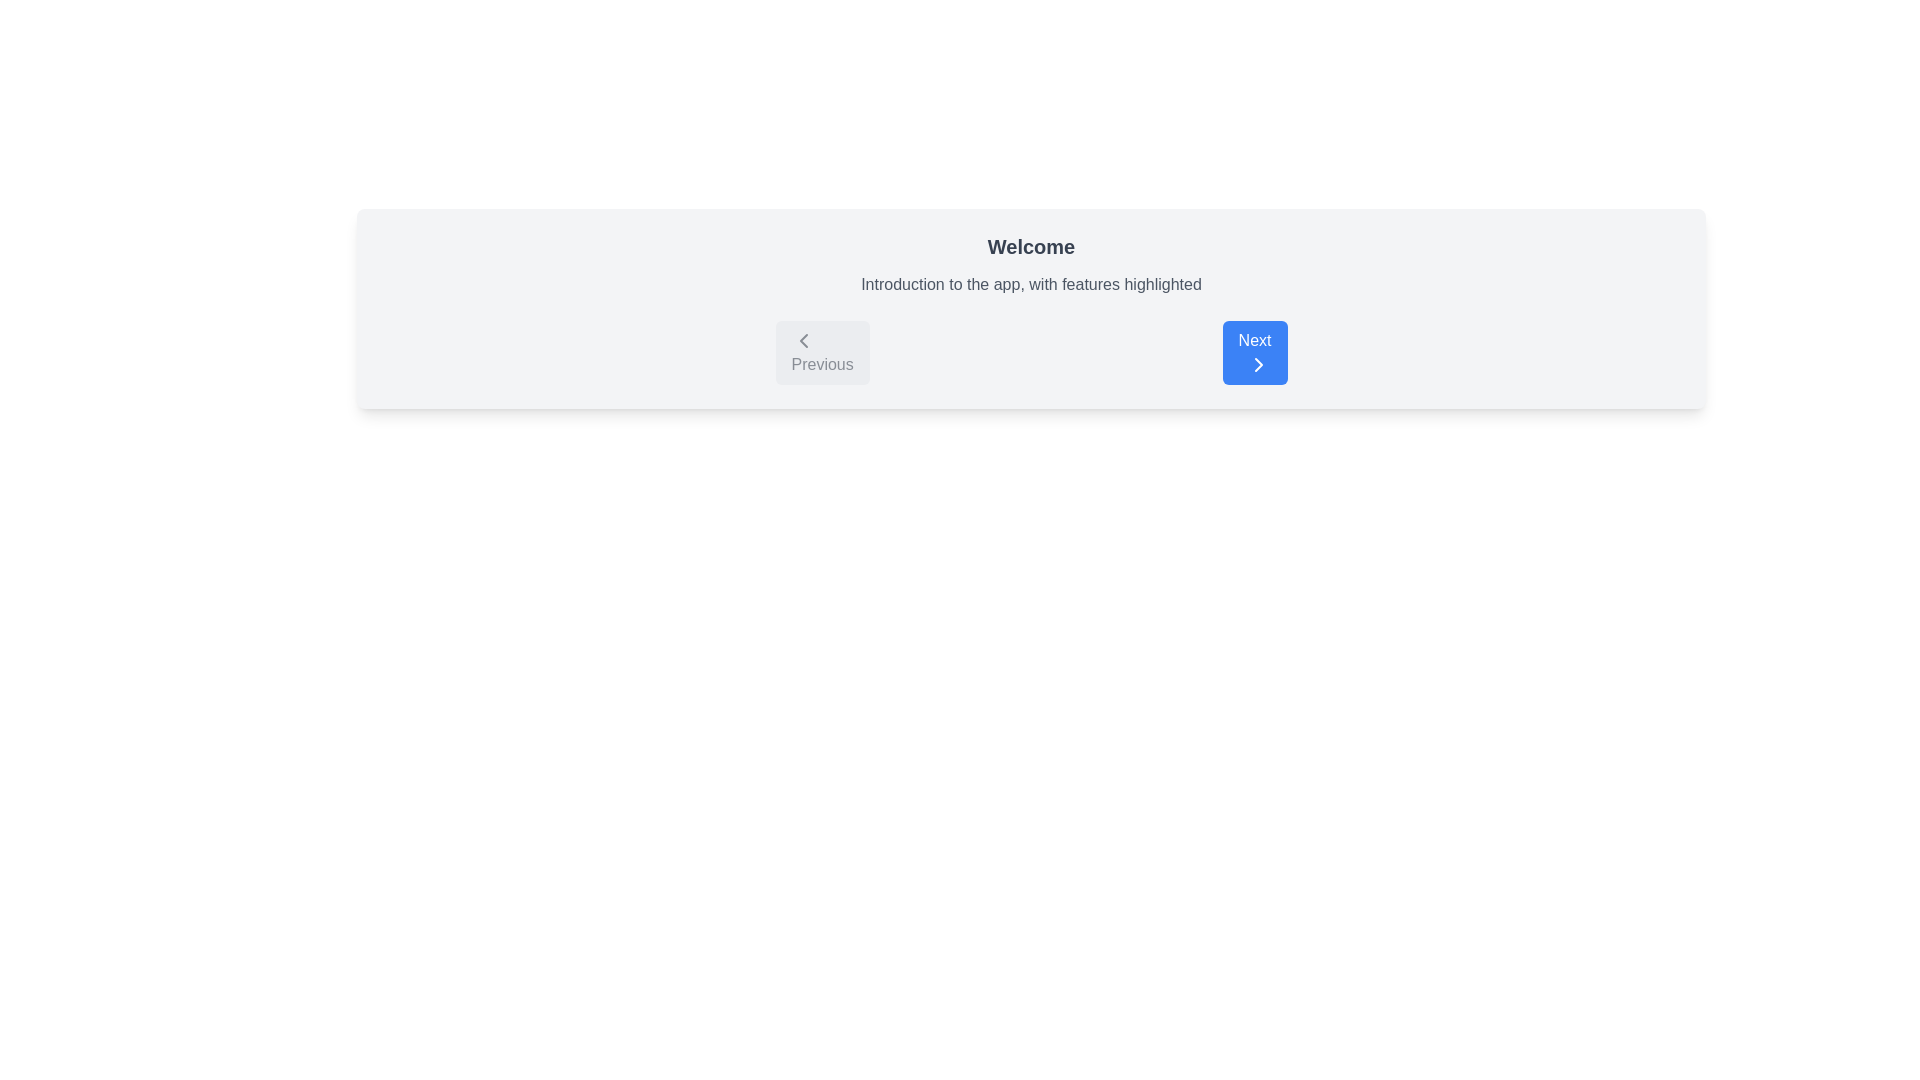 This screenshot has height=1080, width=1920. What do you see at coordinates (803, 339) in the screenshot?
I see `the Vector graphical icon on the 'Previous' button, which is positioned to the left of the central content panel` at bounding box center [803, 339].